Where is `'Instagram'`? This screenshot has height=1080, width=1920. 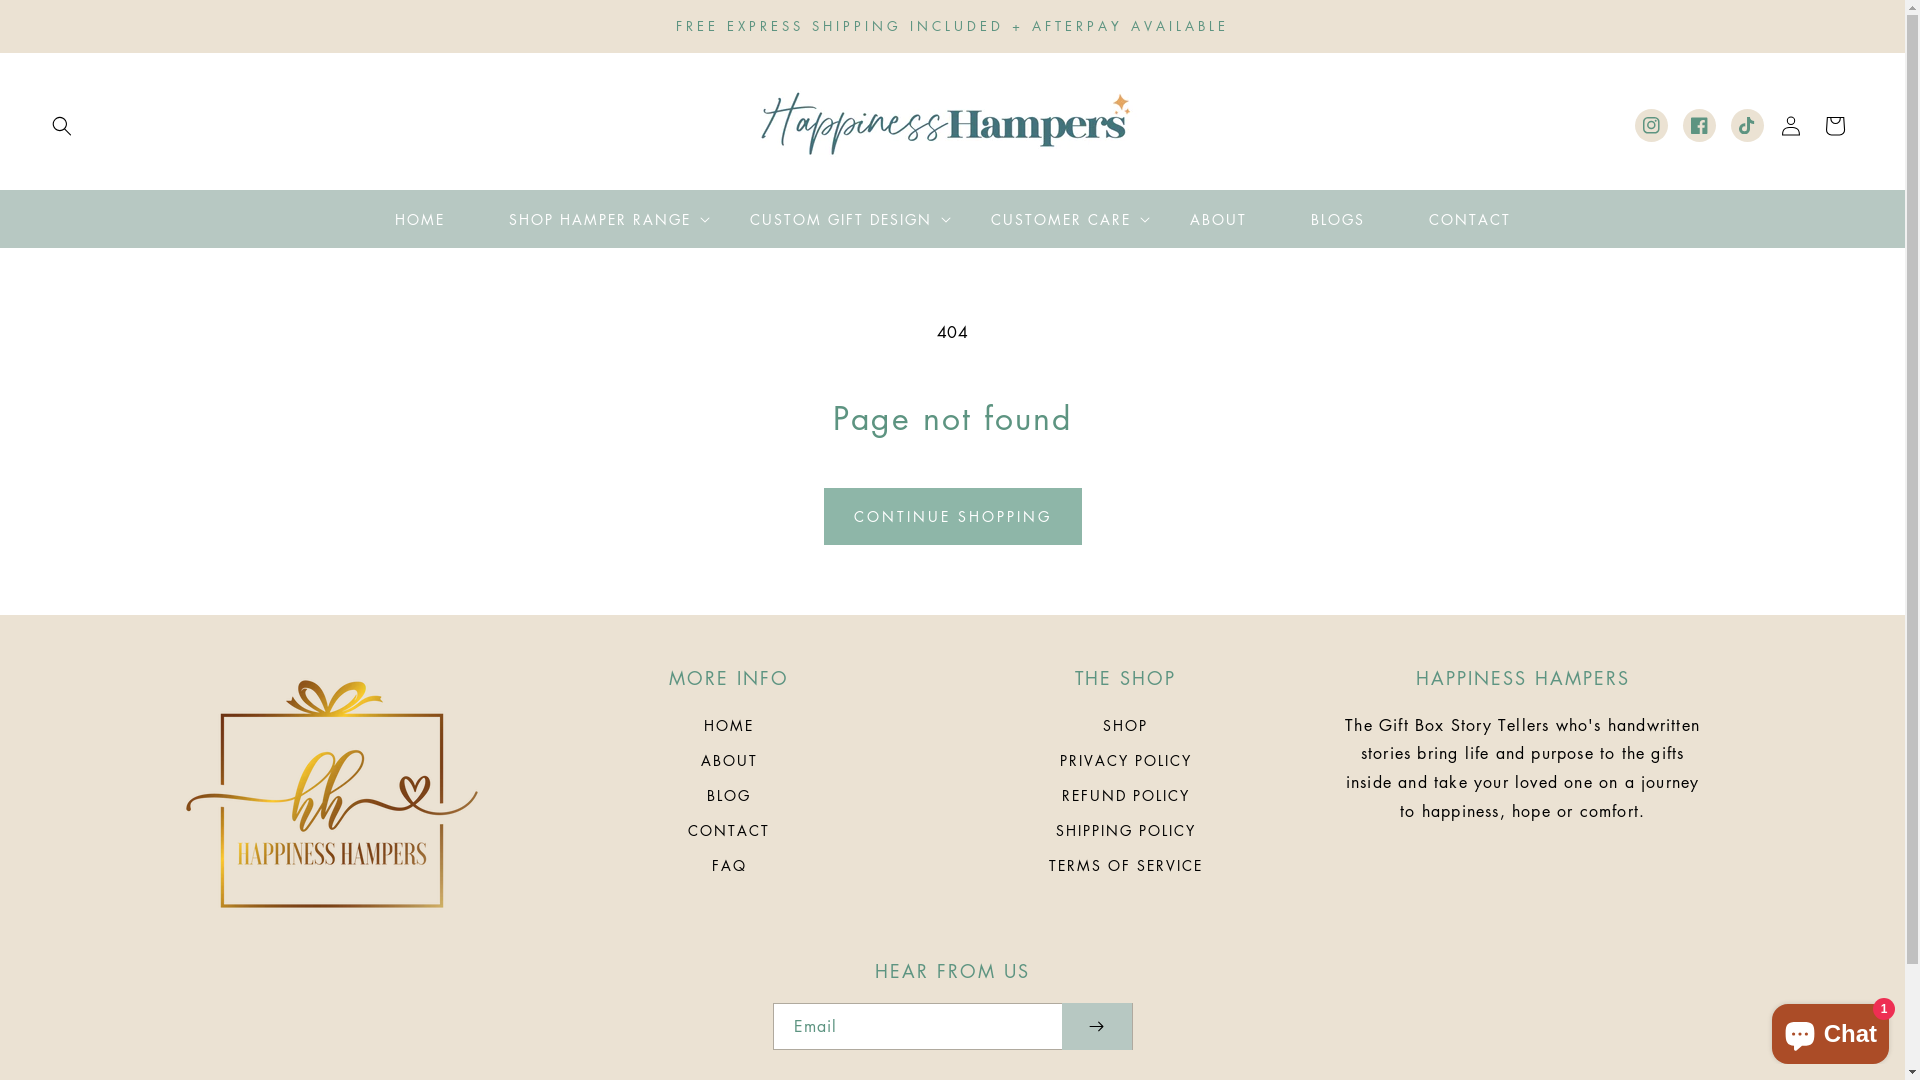
'Instagram' is located at coordinates (1635, 125).